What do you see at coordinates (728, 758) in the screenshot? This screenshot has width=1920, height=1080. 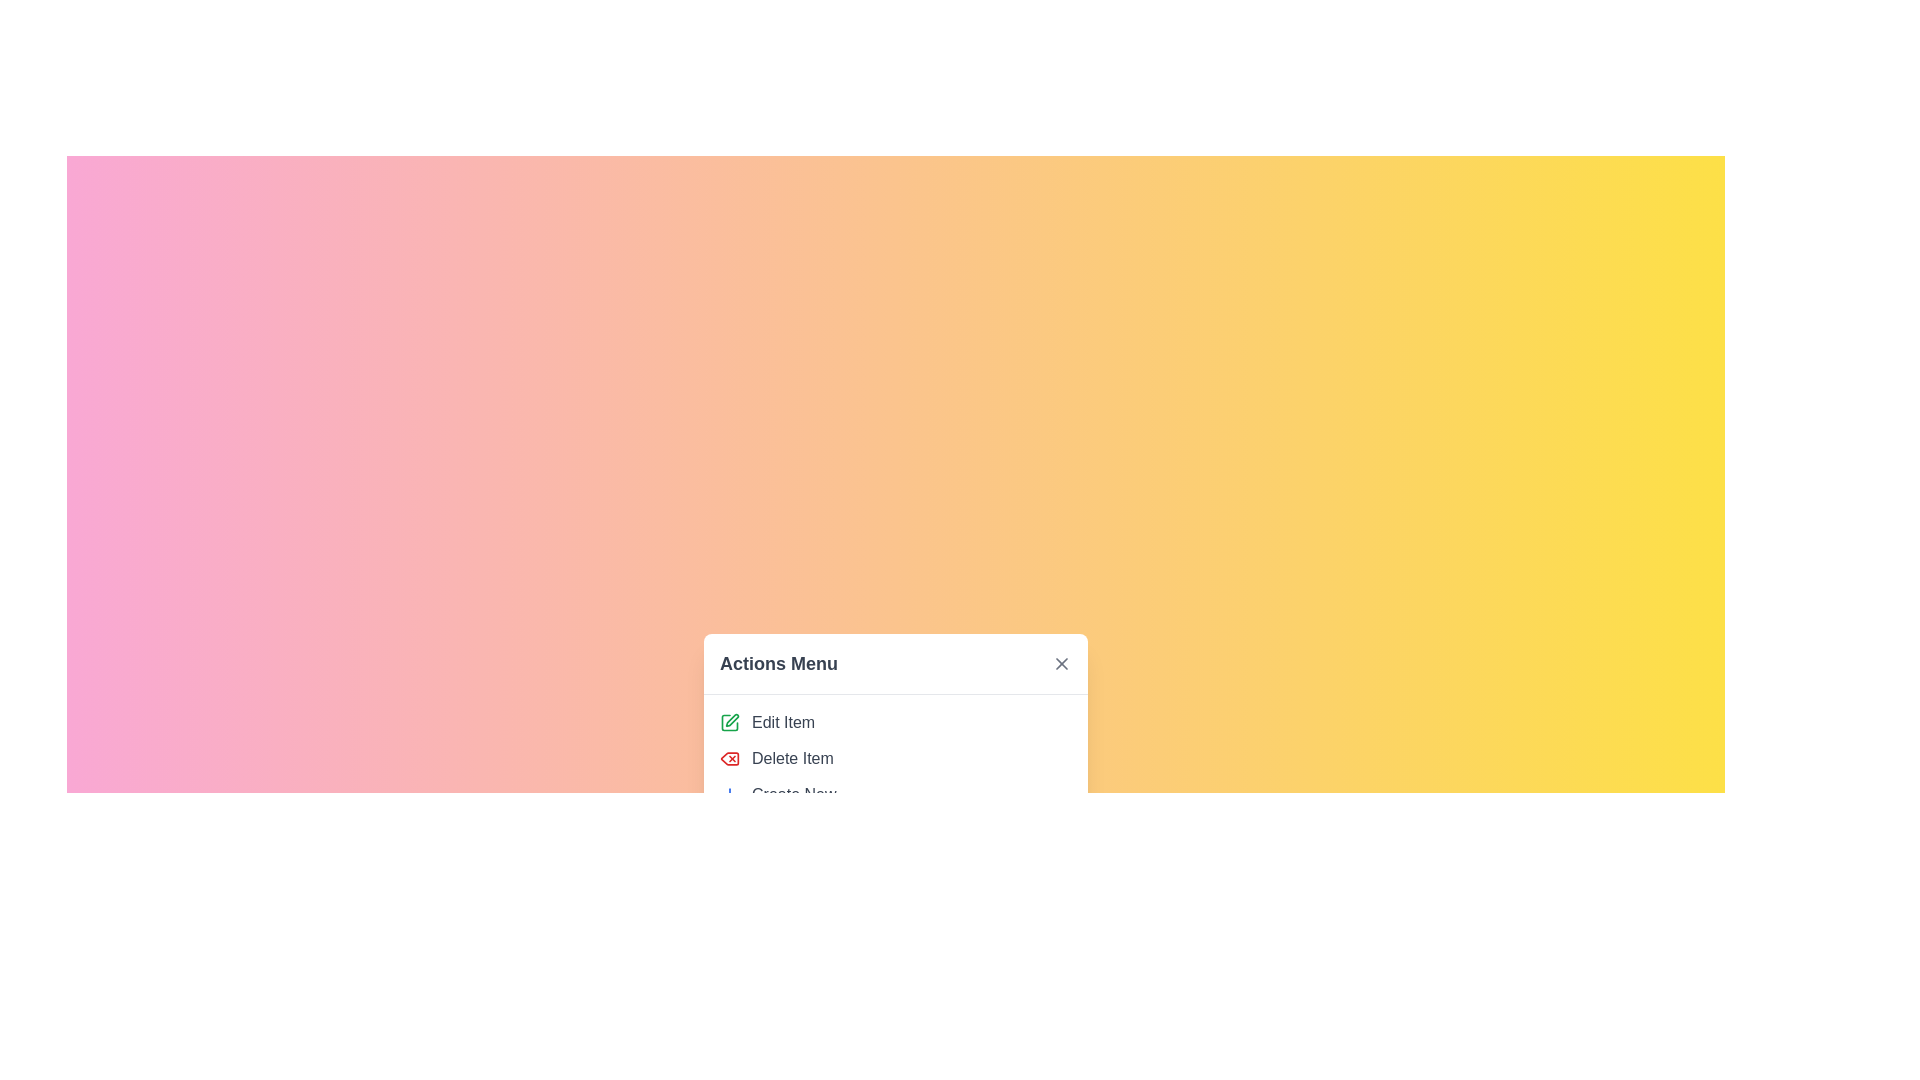 I see `the Icon Button that resembles a red trash bin with an 'x' overlay, located under the 'Delete Item' label in the action list` at bounding box center [728, 758].